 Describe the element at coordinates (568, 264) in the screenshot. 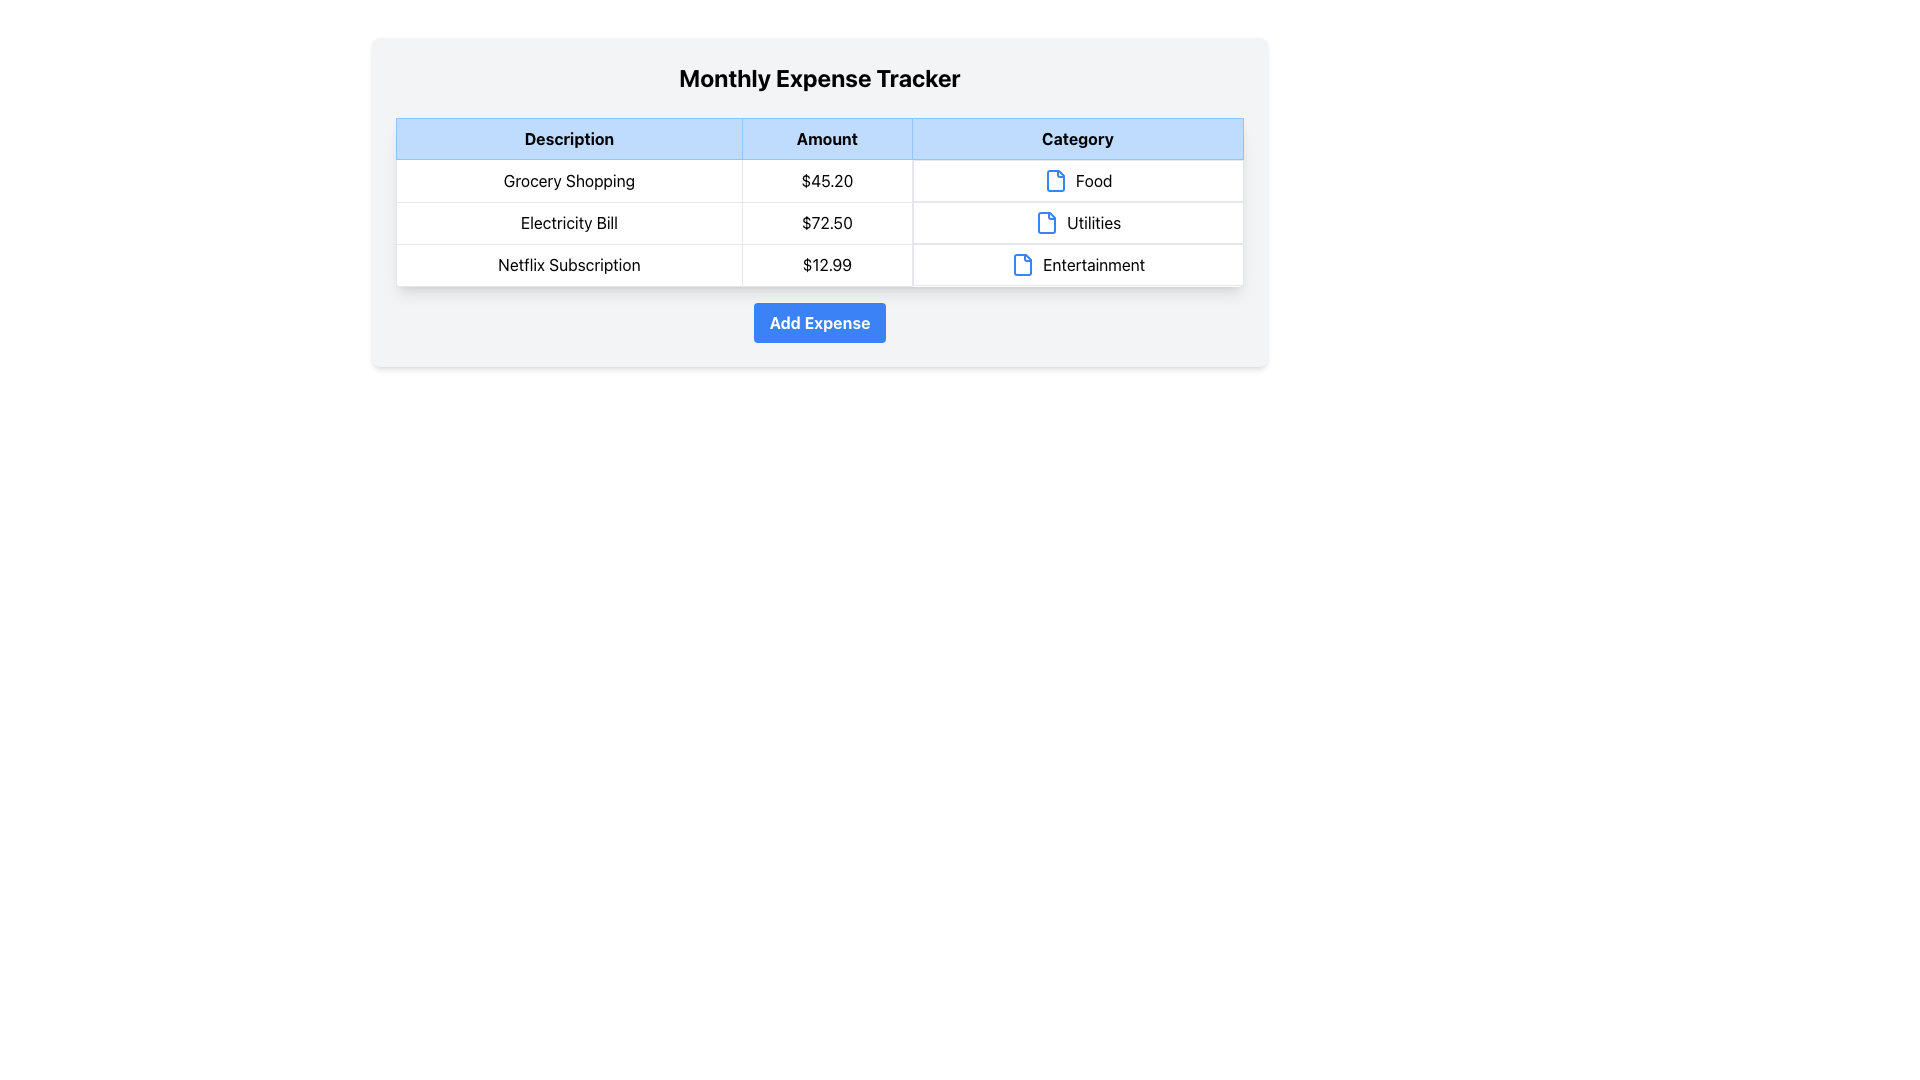

I see `the text label reading 'Netflix Subscription' which is located in the first column of the third row of a tabular layout` at that location.